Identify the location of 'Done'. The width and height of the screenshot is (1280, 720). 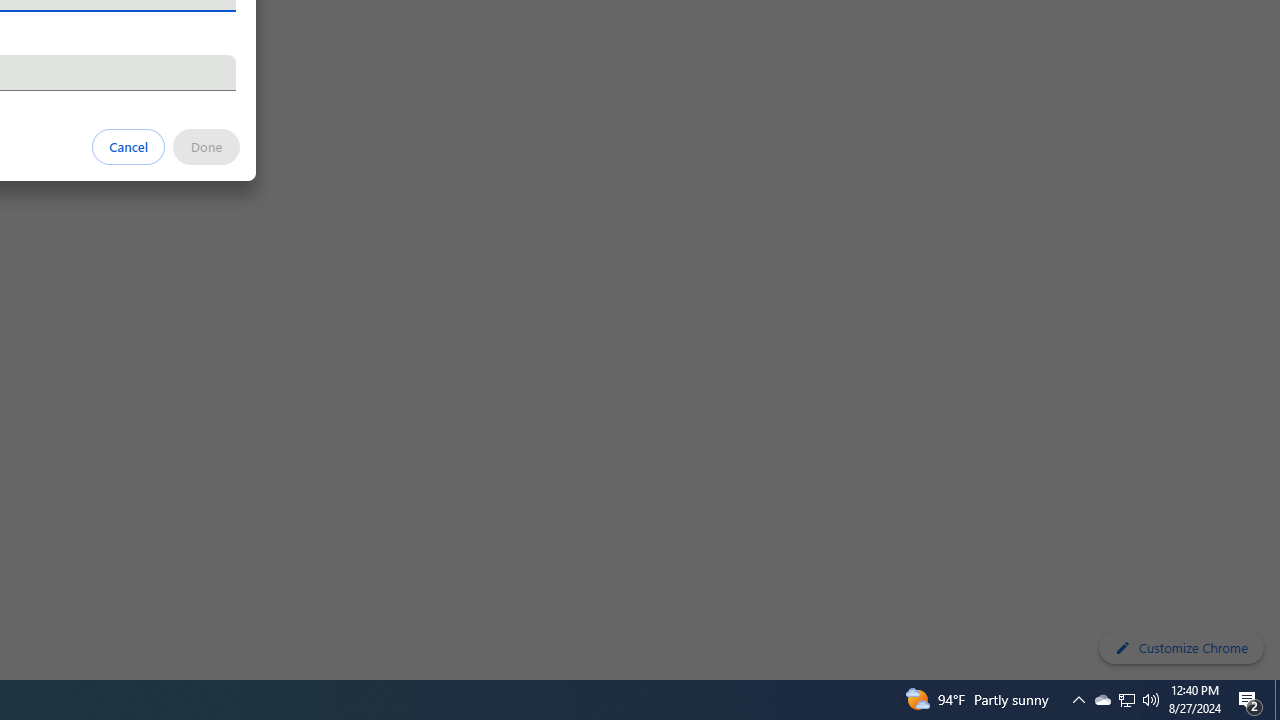
(206, 145).